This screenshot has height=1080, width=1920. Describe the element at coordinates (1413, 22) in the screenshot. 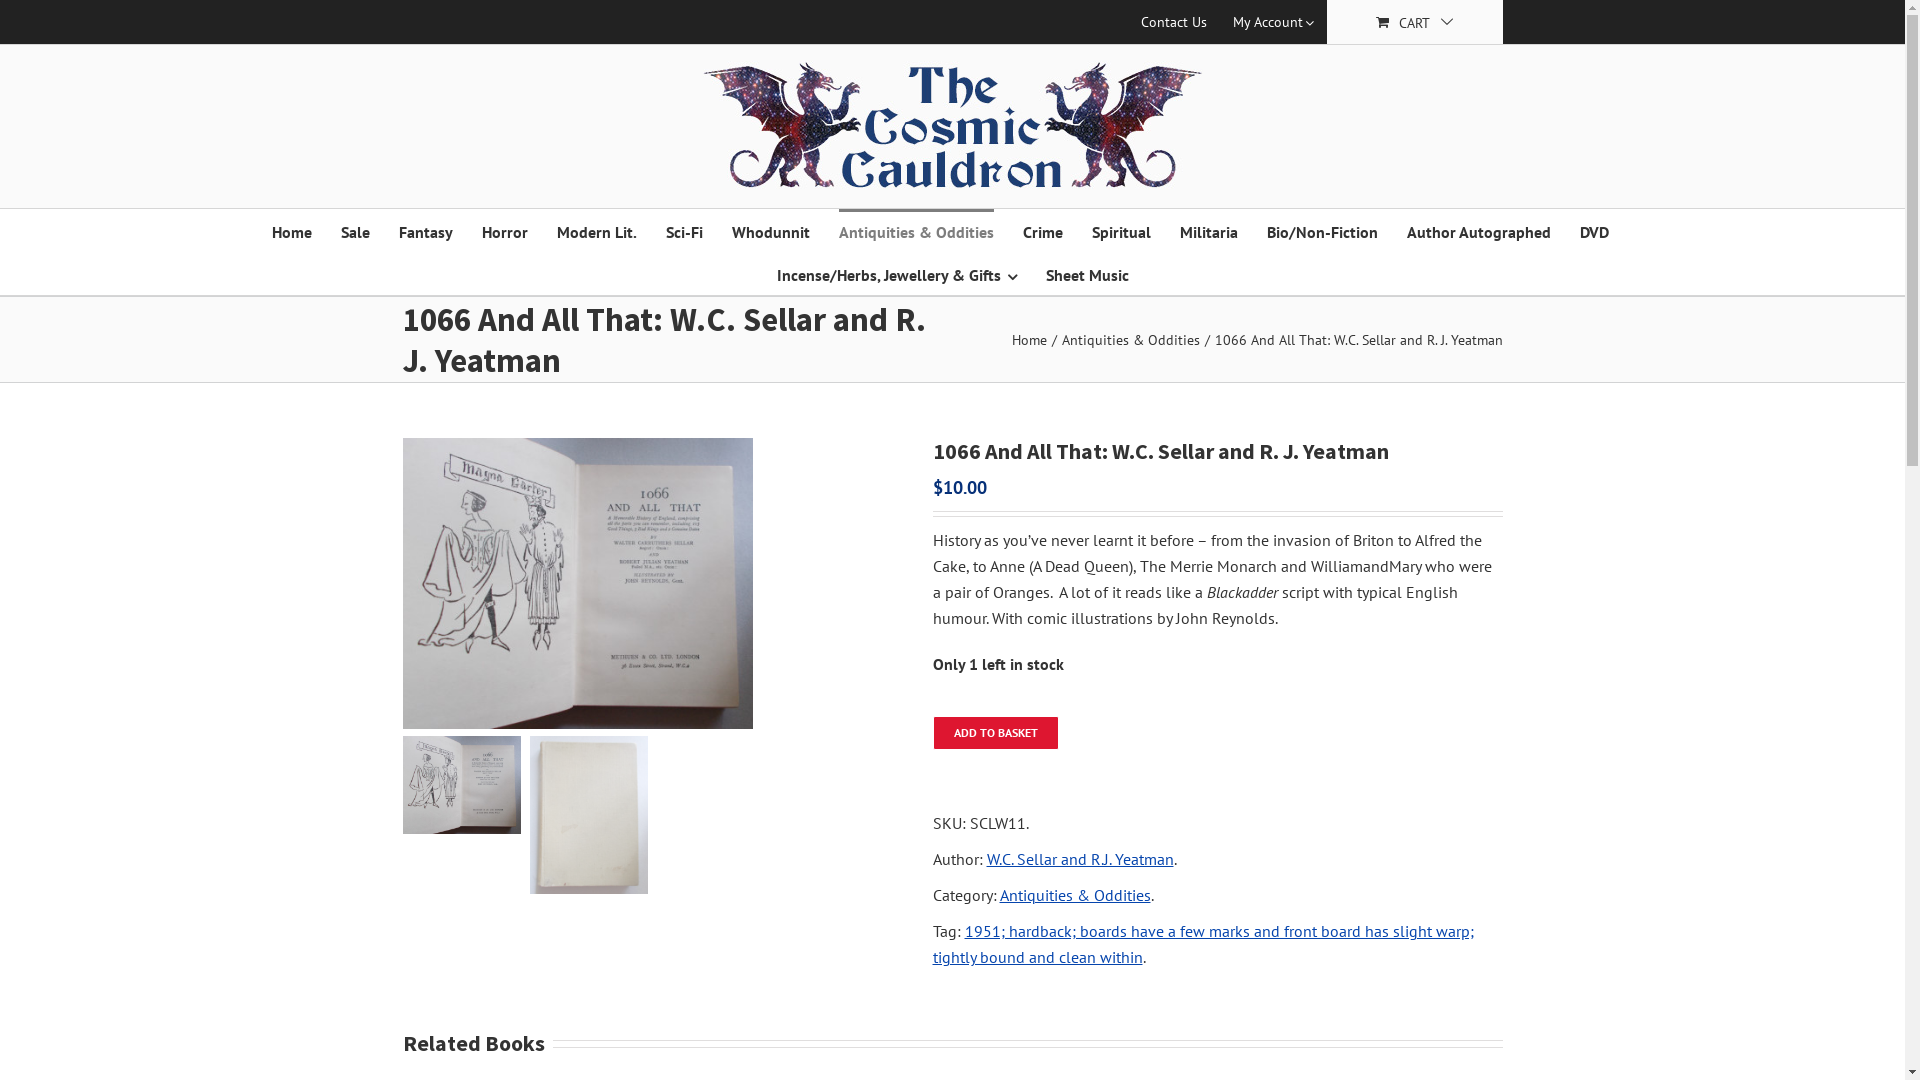

I see `'CART'` at that location.